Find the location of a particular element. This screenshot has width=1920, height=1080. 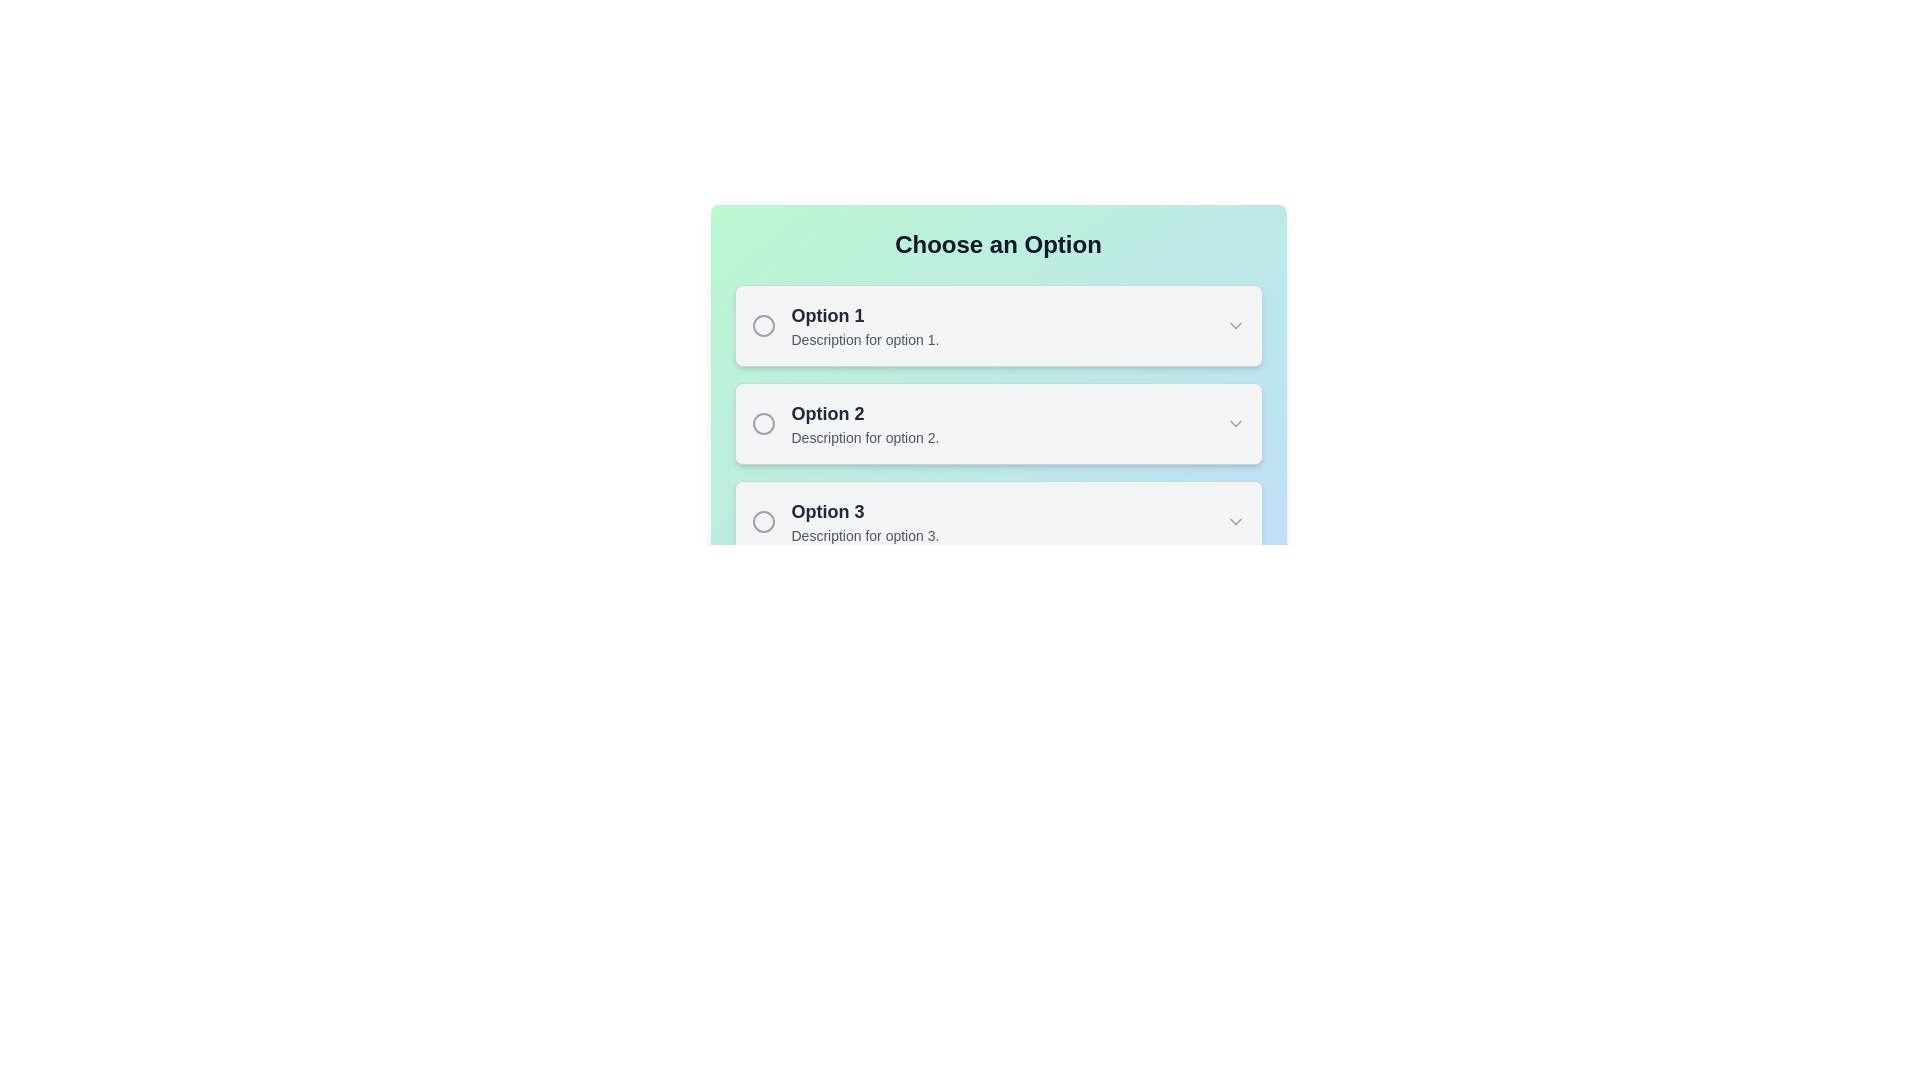

the 'Option 2' interactive option box, which is the second item in the vertical list under 'Choose an Option' is located at coordinates (998, 435).